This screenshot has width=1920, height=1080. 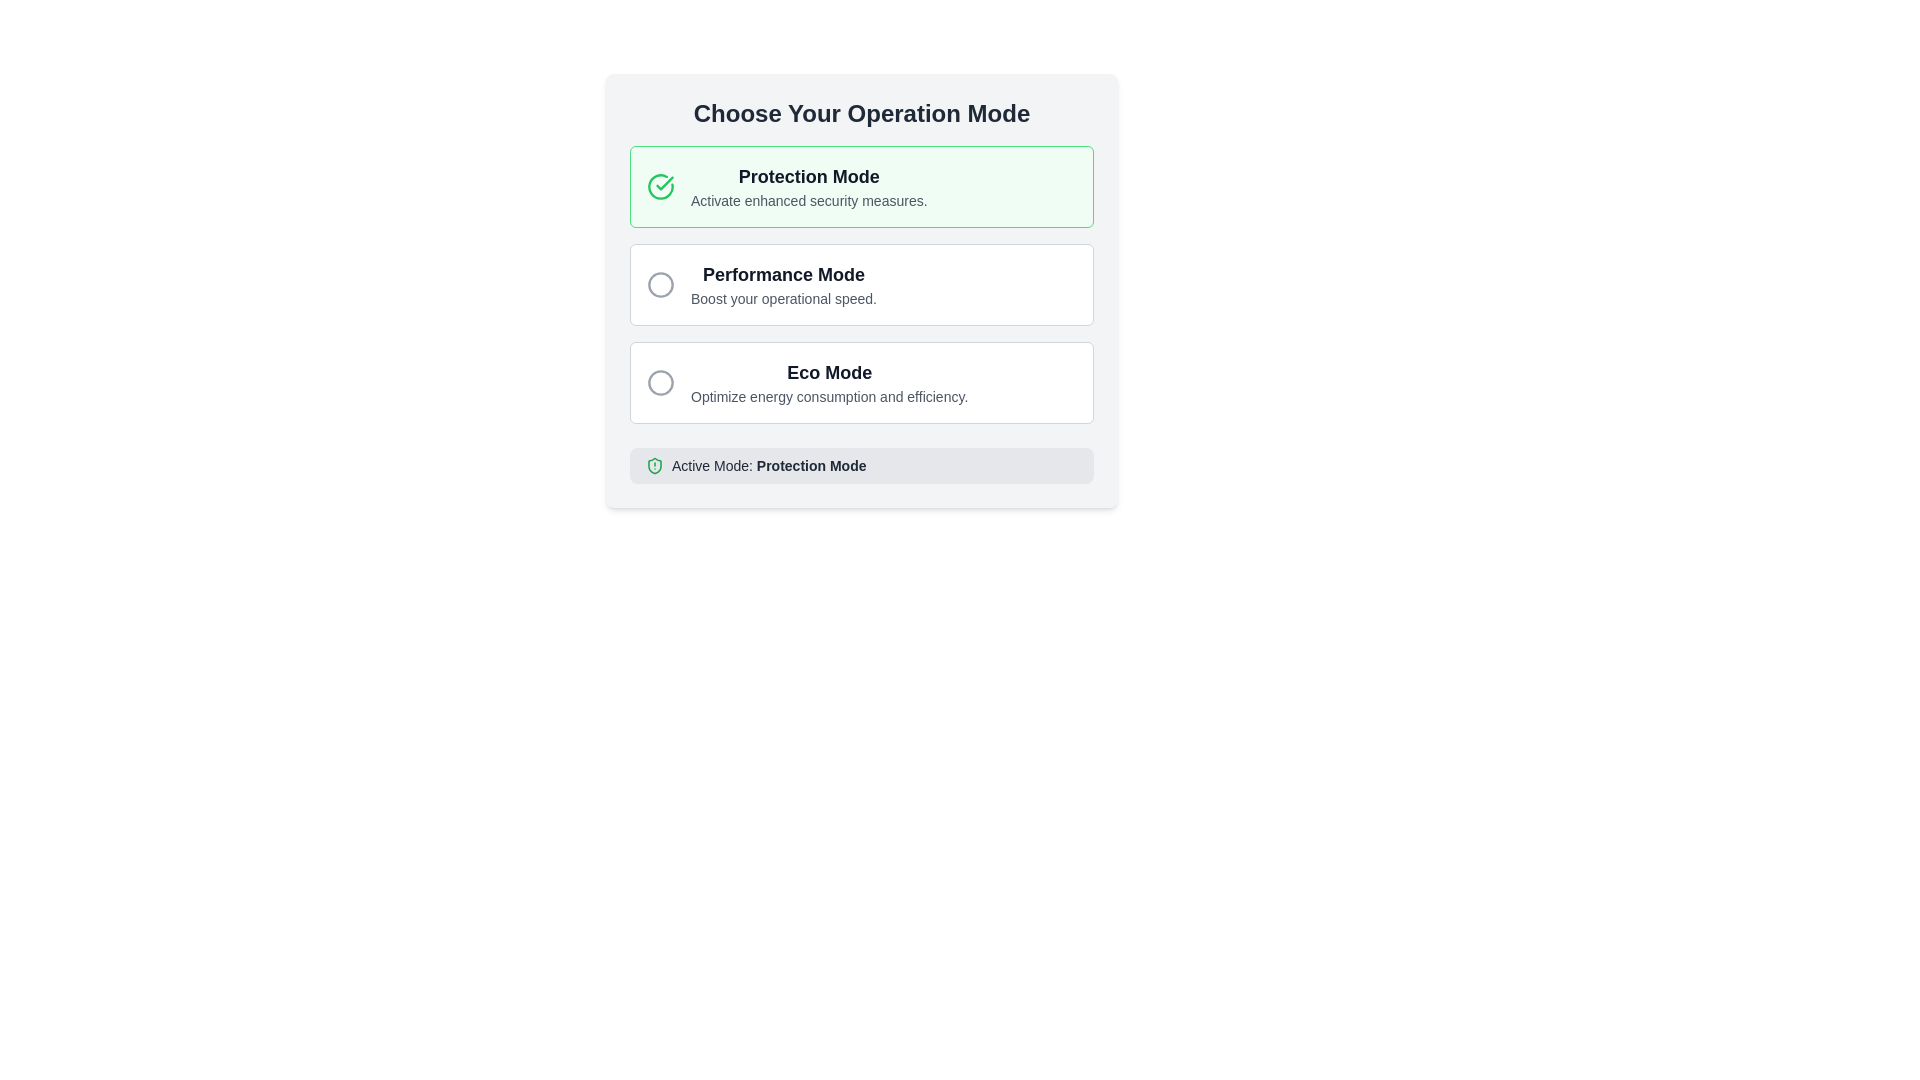 What do you see at coordinates (862, 382) in the screenshot?
I see `the 'Eco Mode' selectable card, which is the third card in the vertical stack of options titled 'Choose Your Operation Mode'` at bounding box center [862, 382].